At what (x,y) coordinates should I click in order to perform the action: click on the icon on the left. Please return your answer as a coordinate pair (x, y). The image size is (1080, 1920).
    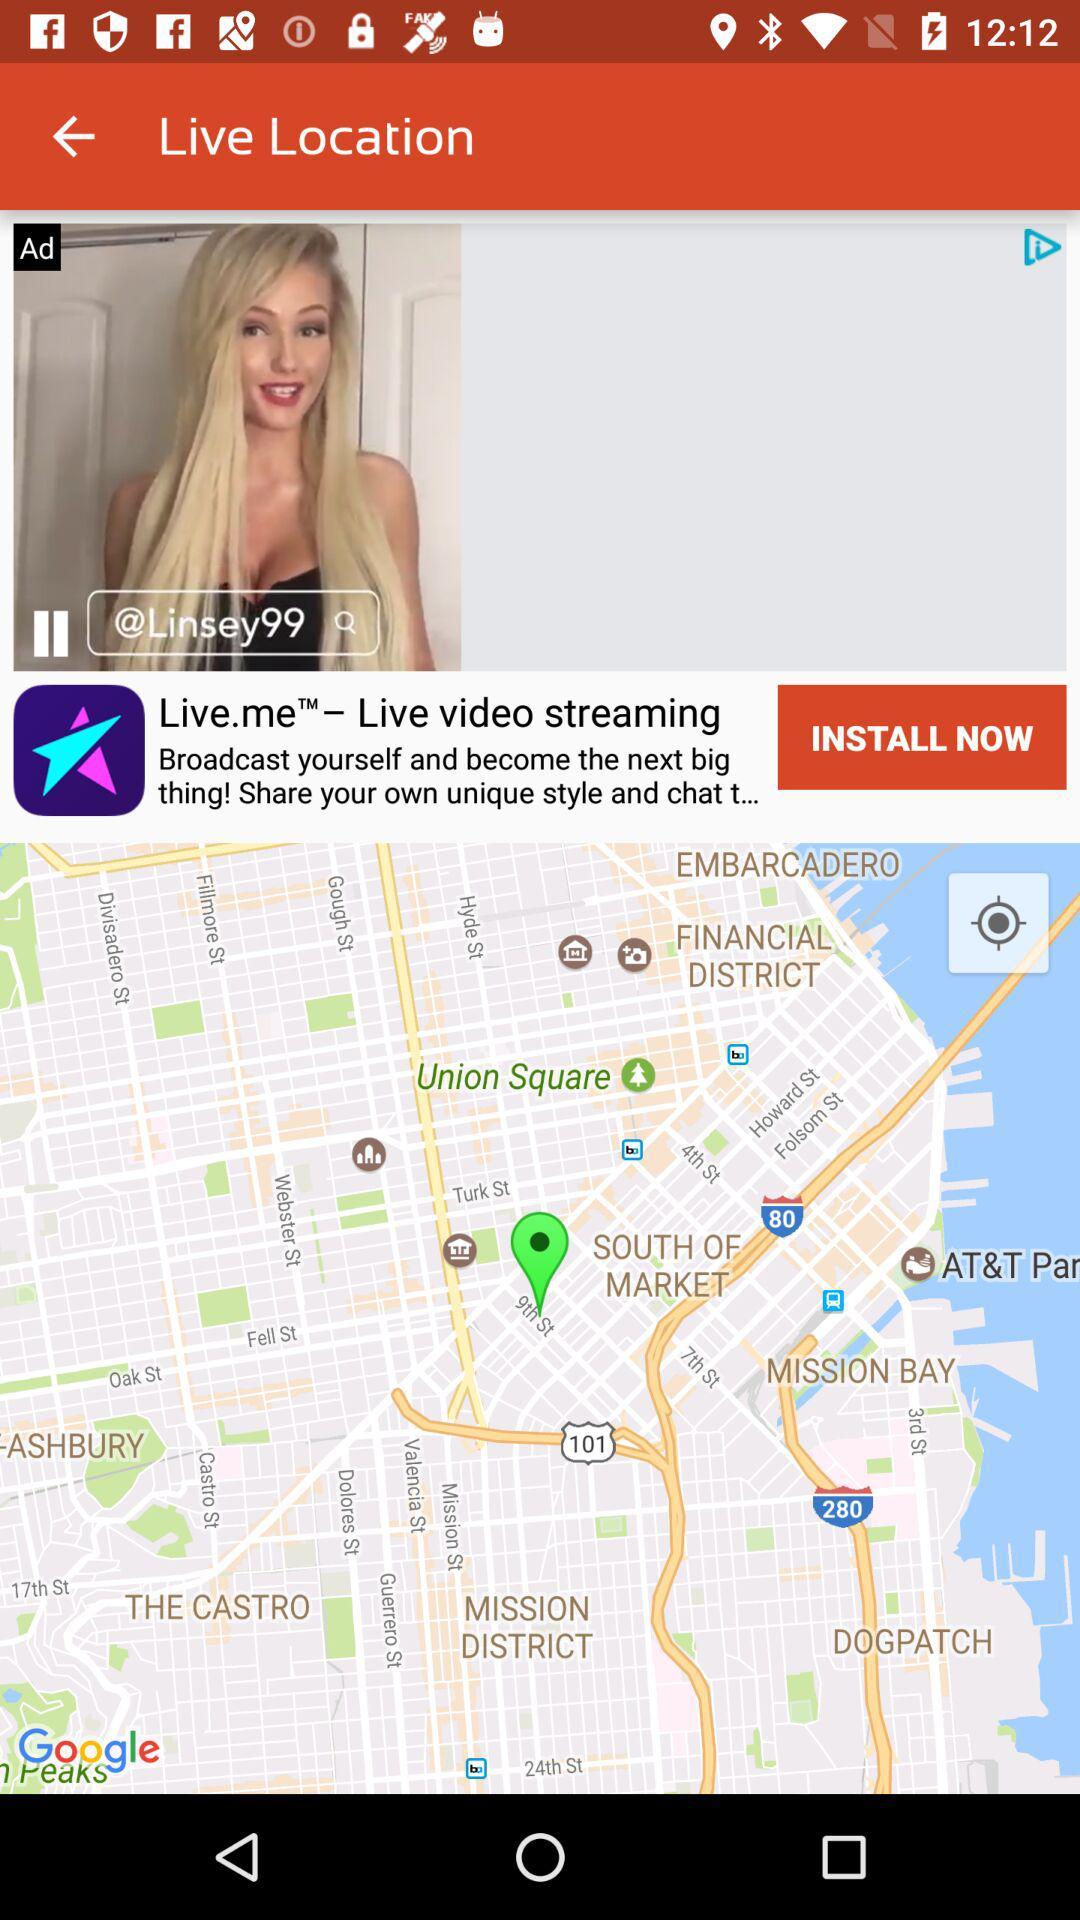
    Looking at the image, I should click on (78, 749).